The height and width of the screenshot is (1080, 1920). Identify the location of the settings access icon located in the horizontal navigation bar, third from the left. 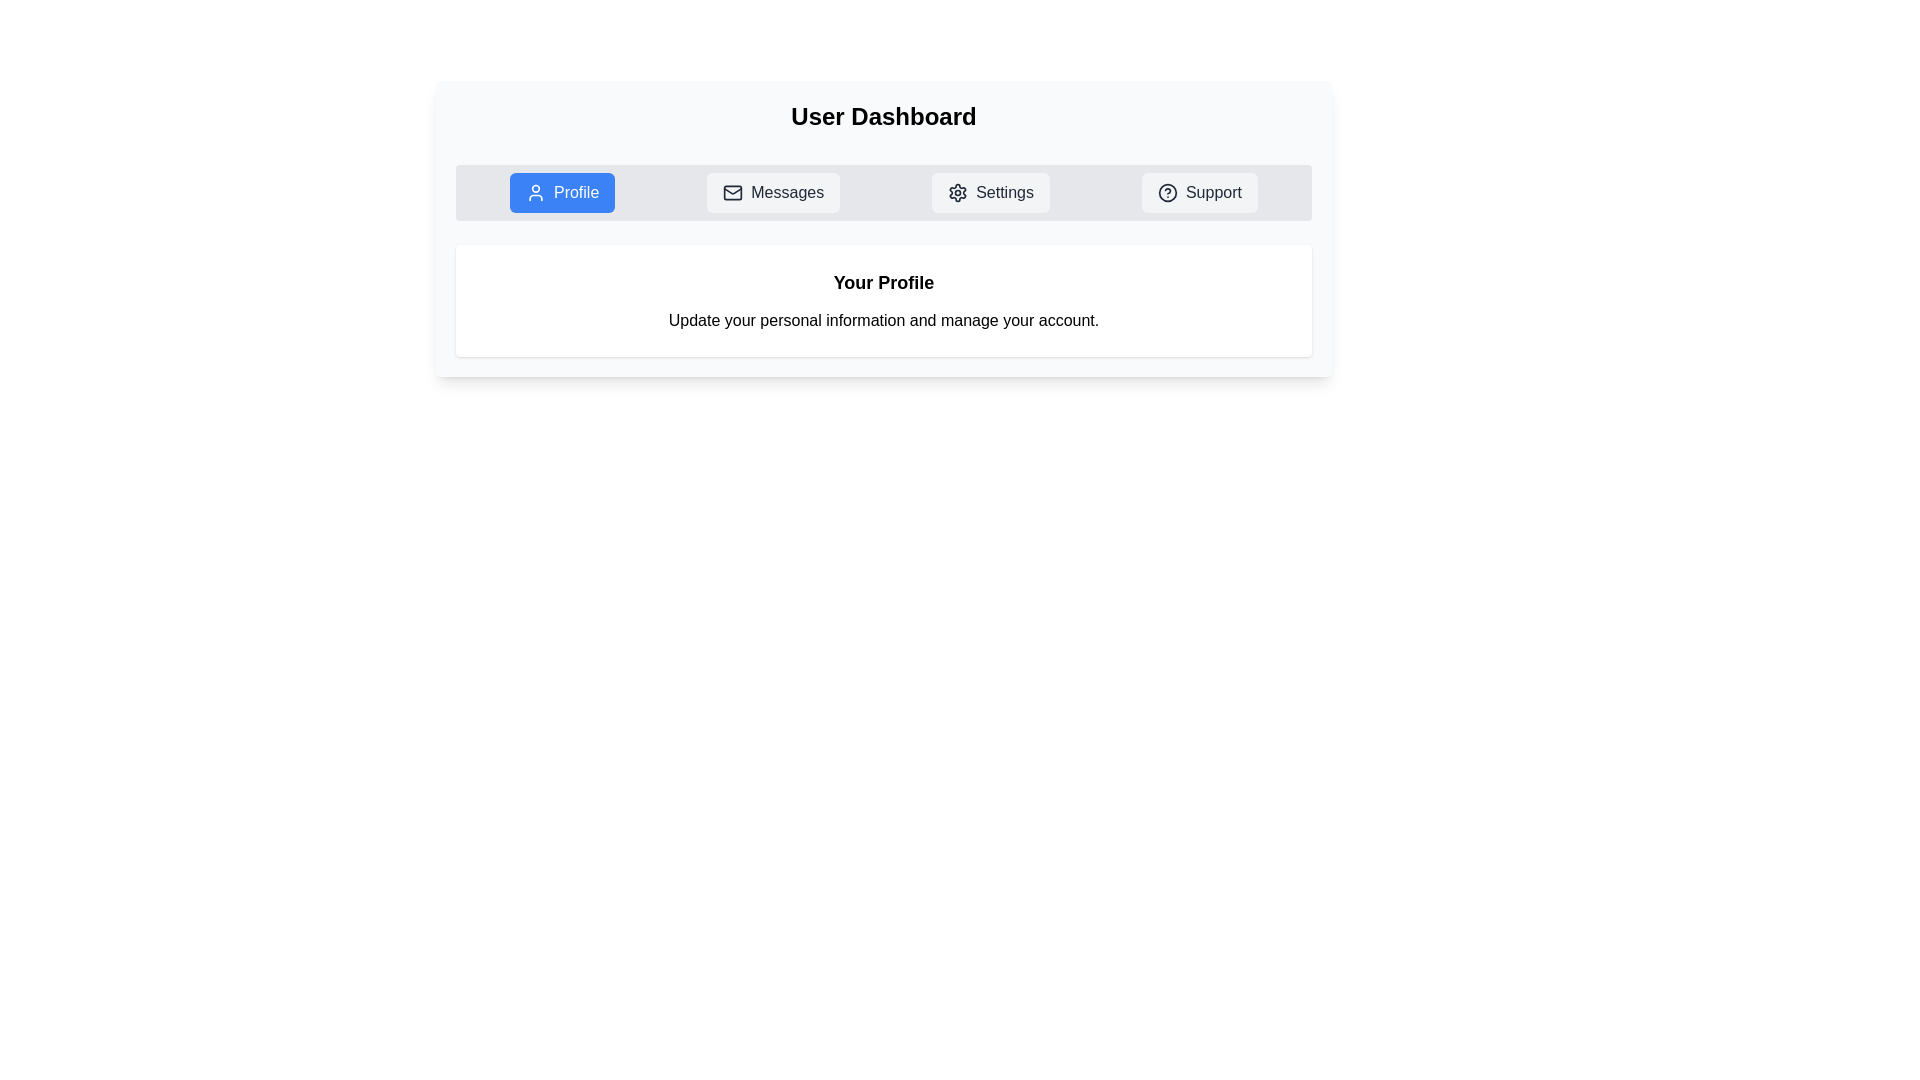
(957, 192).